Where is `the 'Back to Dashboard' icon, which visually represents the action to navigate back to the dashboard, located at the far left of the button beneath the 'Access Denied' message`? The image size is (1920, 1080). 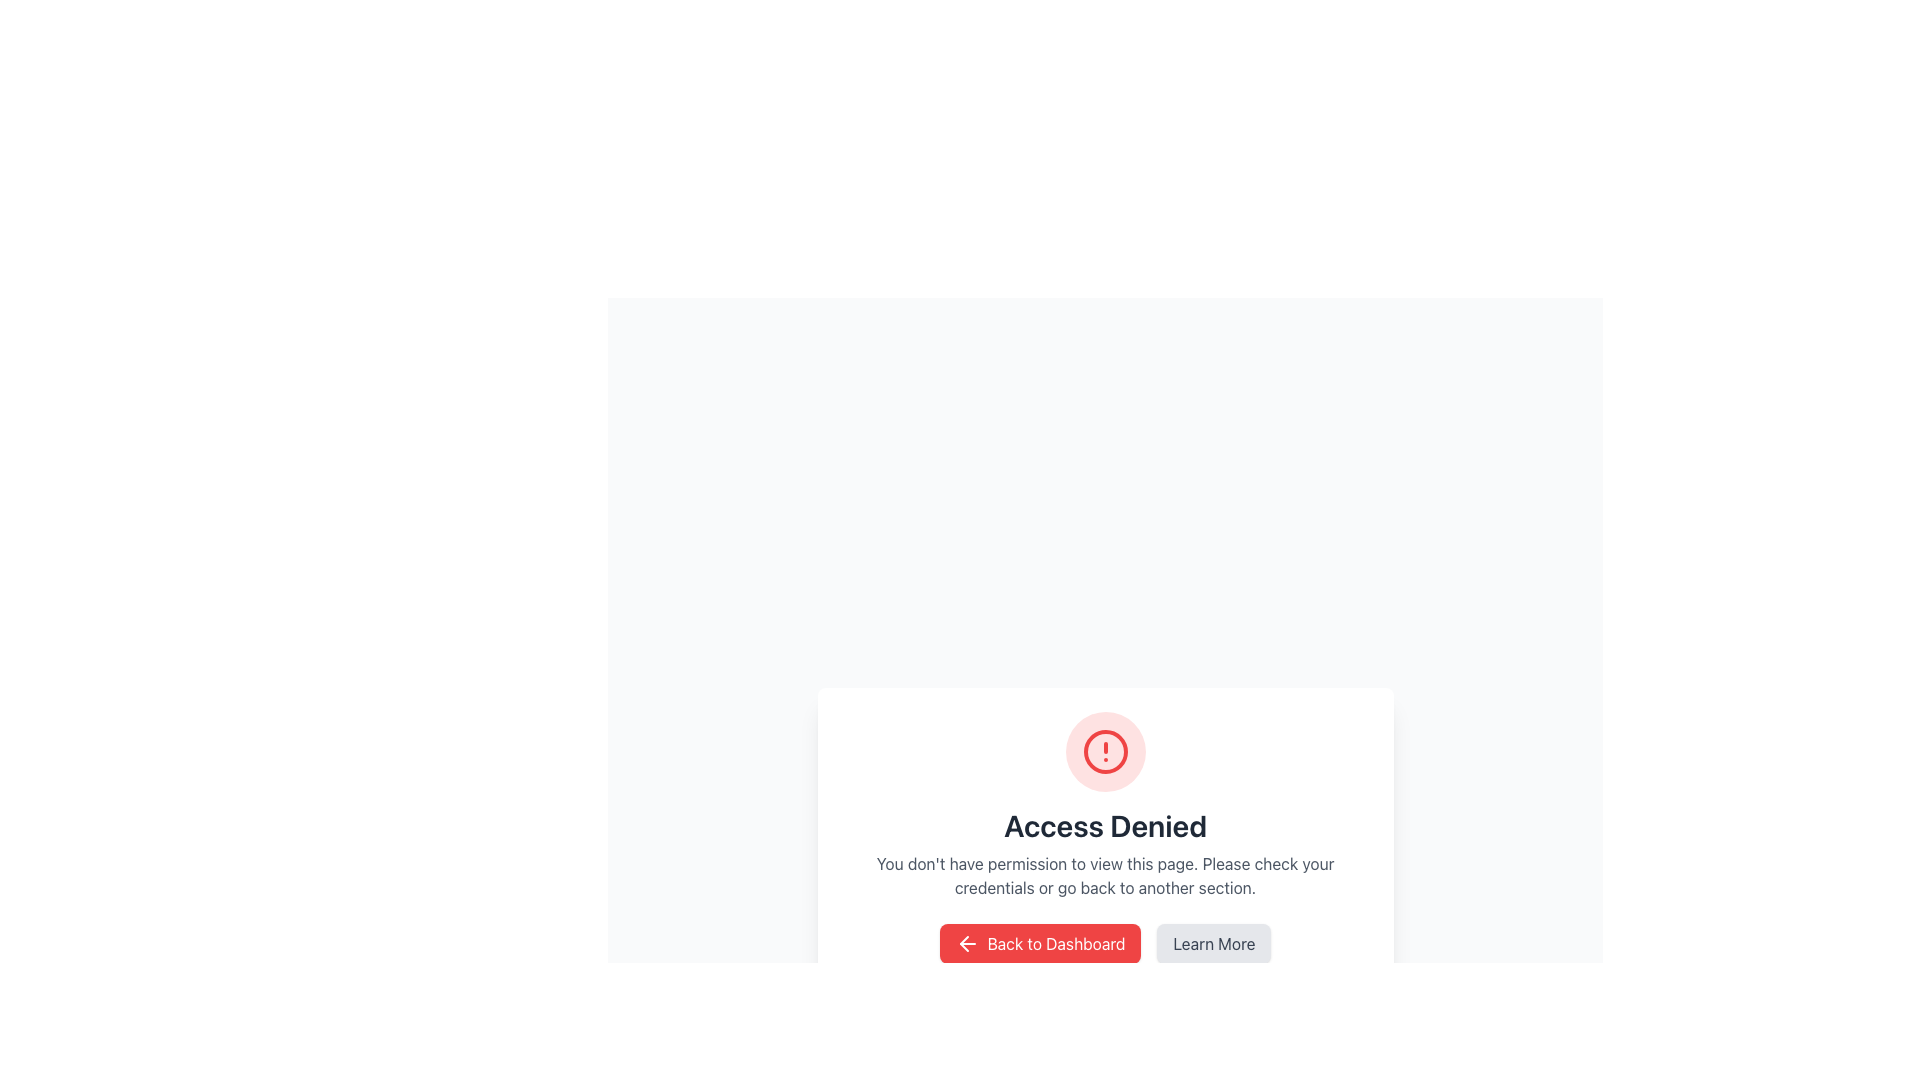
the 'Back to Dashboard' icon, which visually represents the action to navigate back to the dashboard, located at the far left of the button beneath the 'Access Denied' message is located at coordinates (967, 944).